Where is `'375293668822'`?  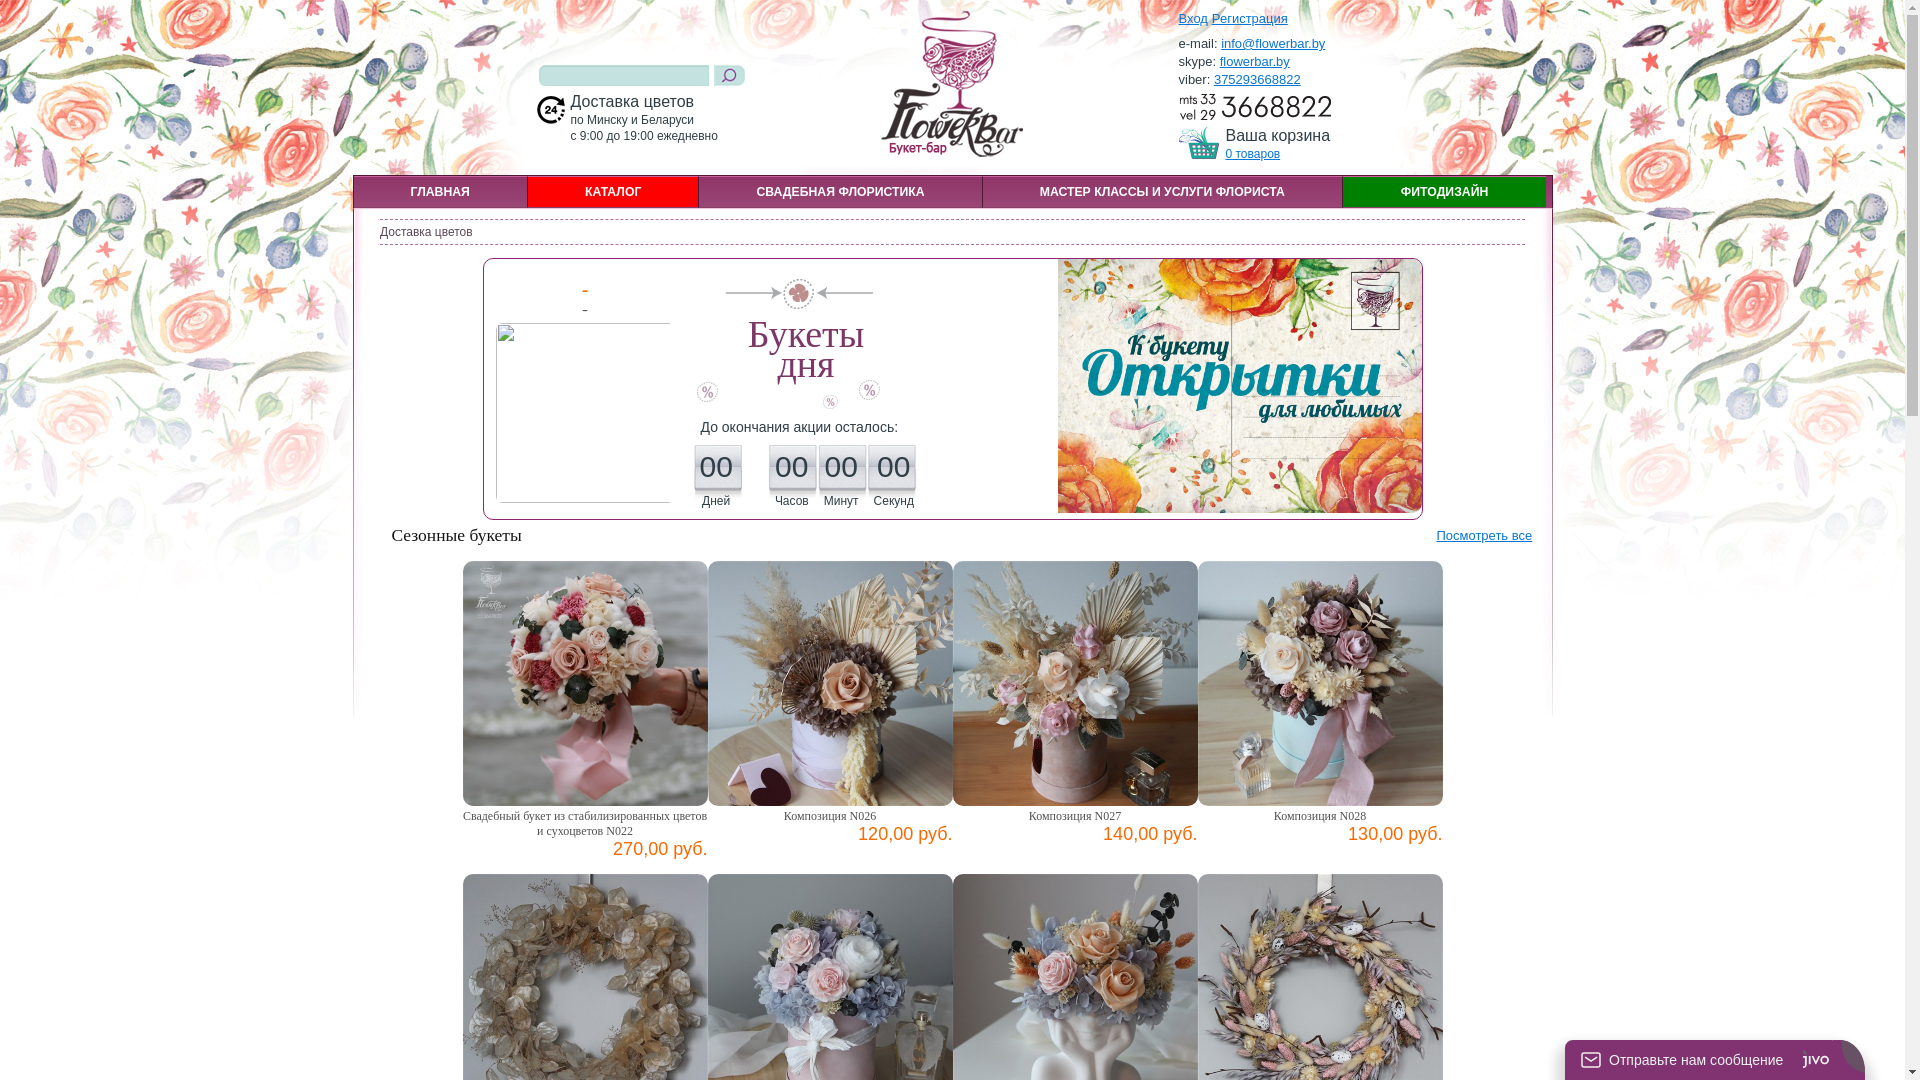 '375293668822' is located at coordinates (1256, 78).